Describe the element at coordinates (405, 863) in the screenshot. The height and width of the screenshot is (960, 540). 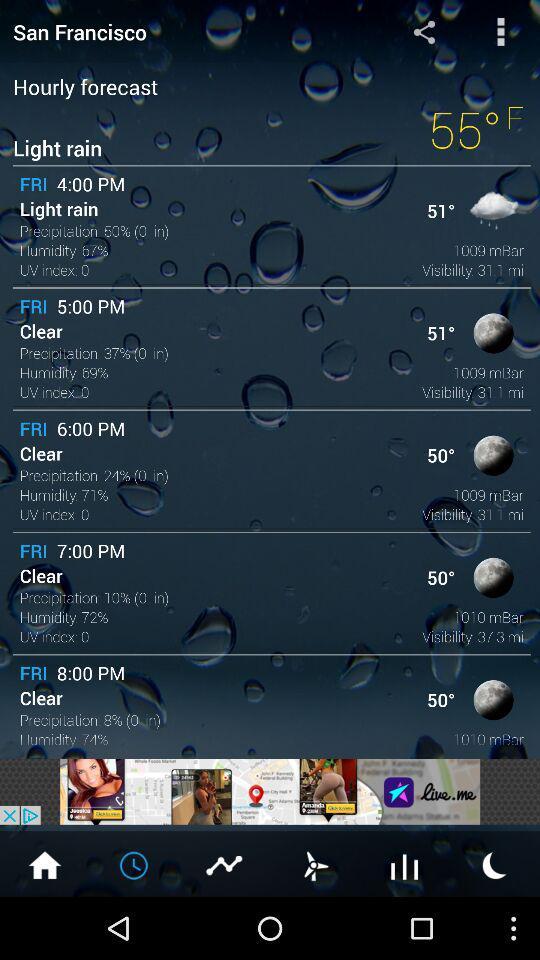
I see `trends` at that location.